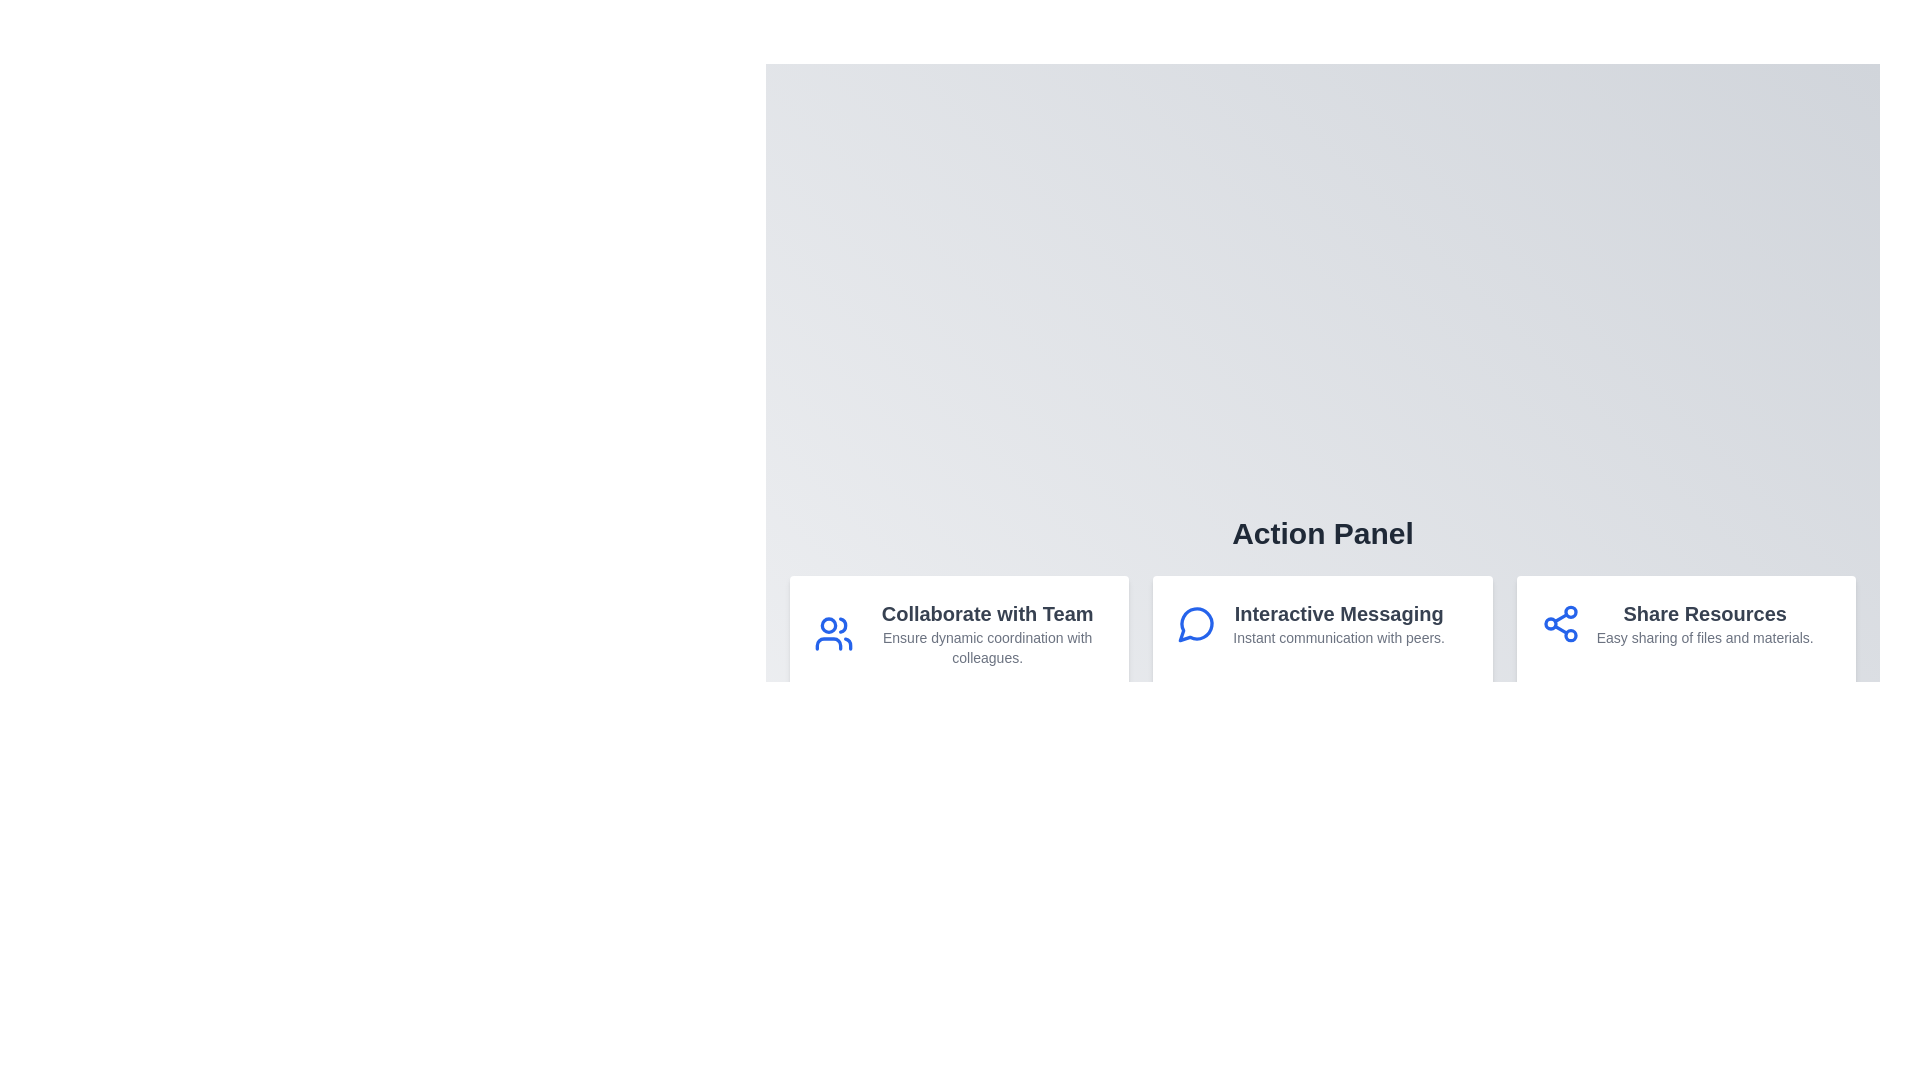 This screenshot has width=1920, height=1080. I want to click on the text label reading 'Action Panel' which is styled with large, bold text and is positioned centrally above the cards titled 'Collaborate with Team,' 'Interactive Messaging,' and 'Share Resources.', so click(1323, 532).